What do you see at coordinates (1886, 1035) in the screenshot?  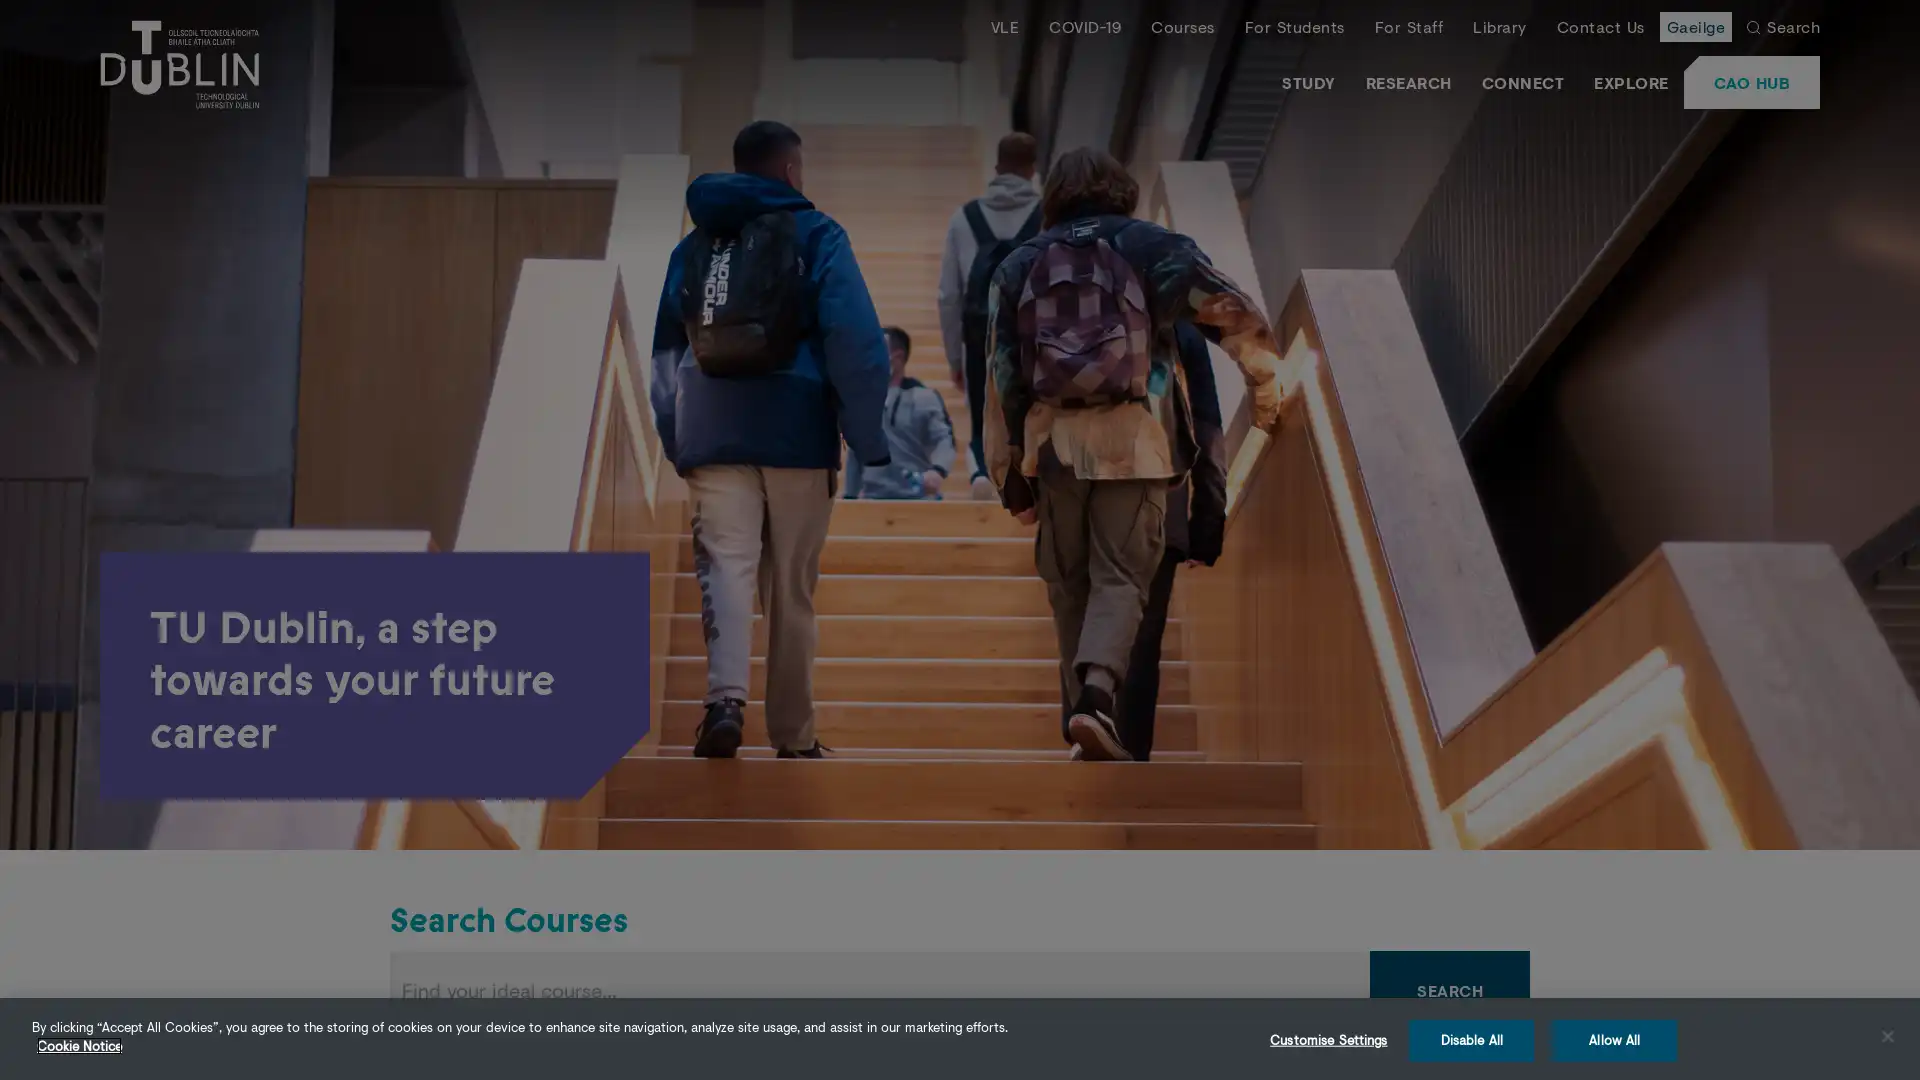 I see `Close` at bounding box center [1886, 1035].